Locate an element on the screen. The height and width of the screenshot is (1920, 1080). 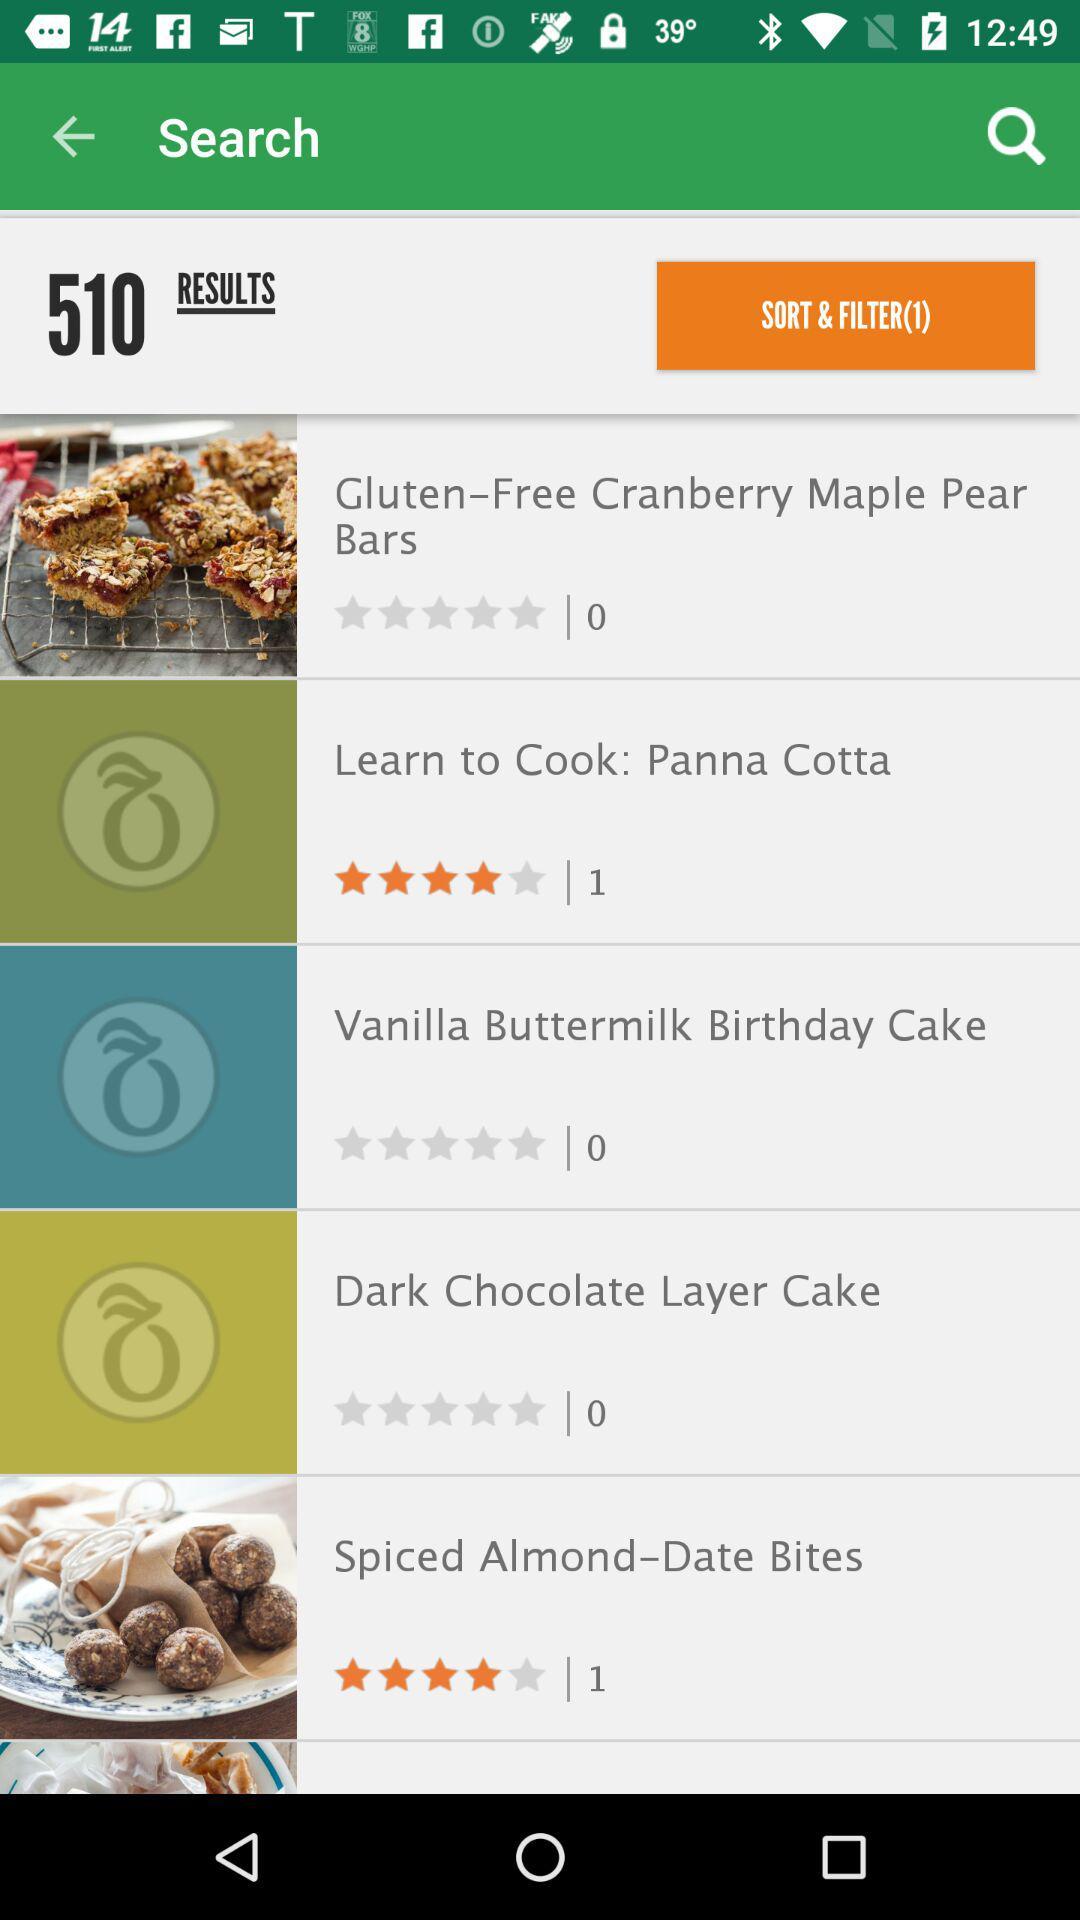
vanilla buttermilk birthday icon is located at coordinates (683, 1026).